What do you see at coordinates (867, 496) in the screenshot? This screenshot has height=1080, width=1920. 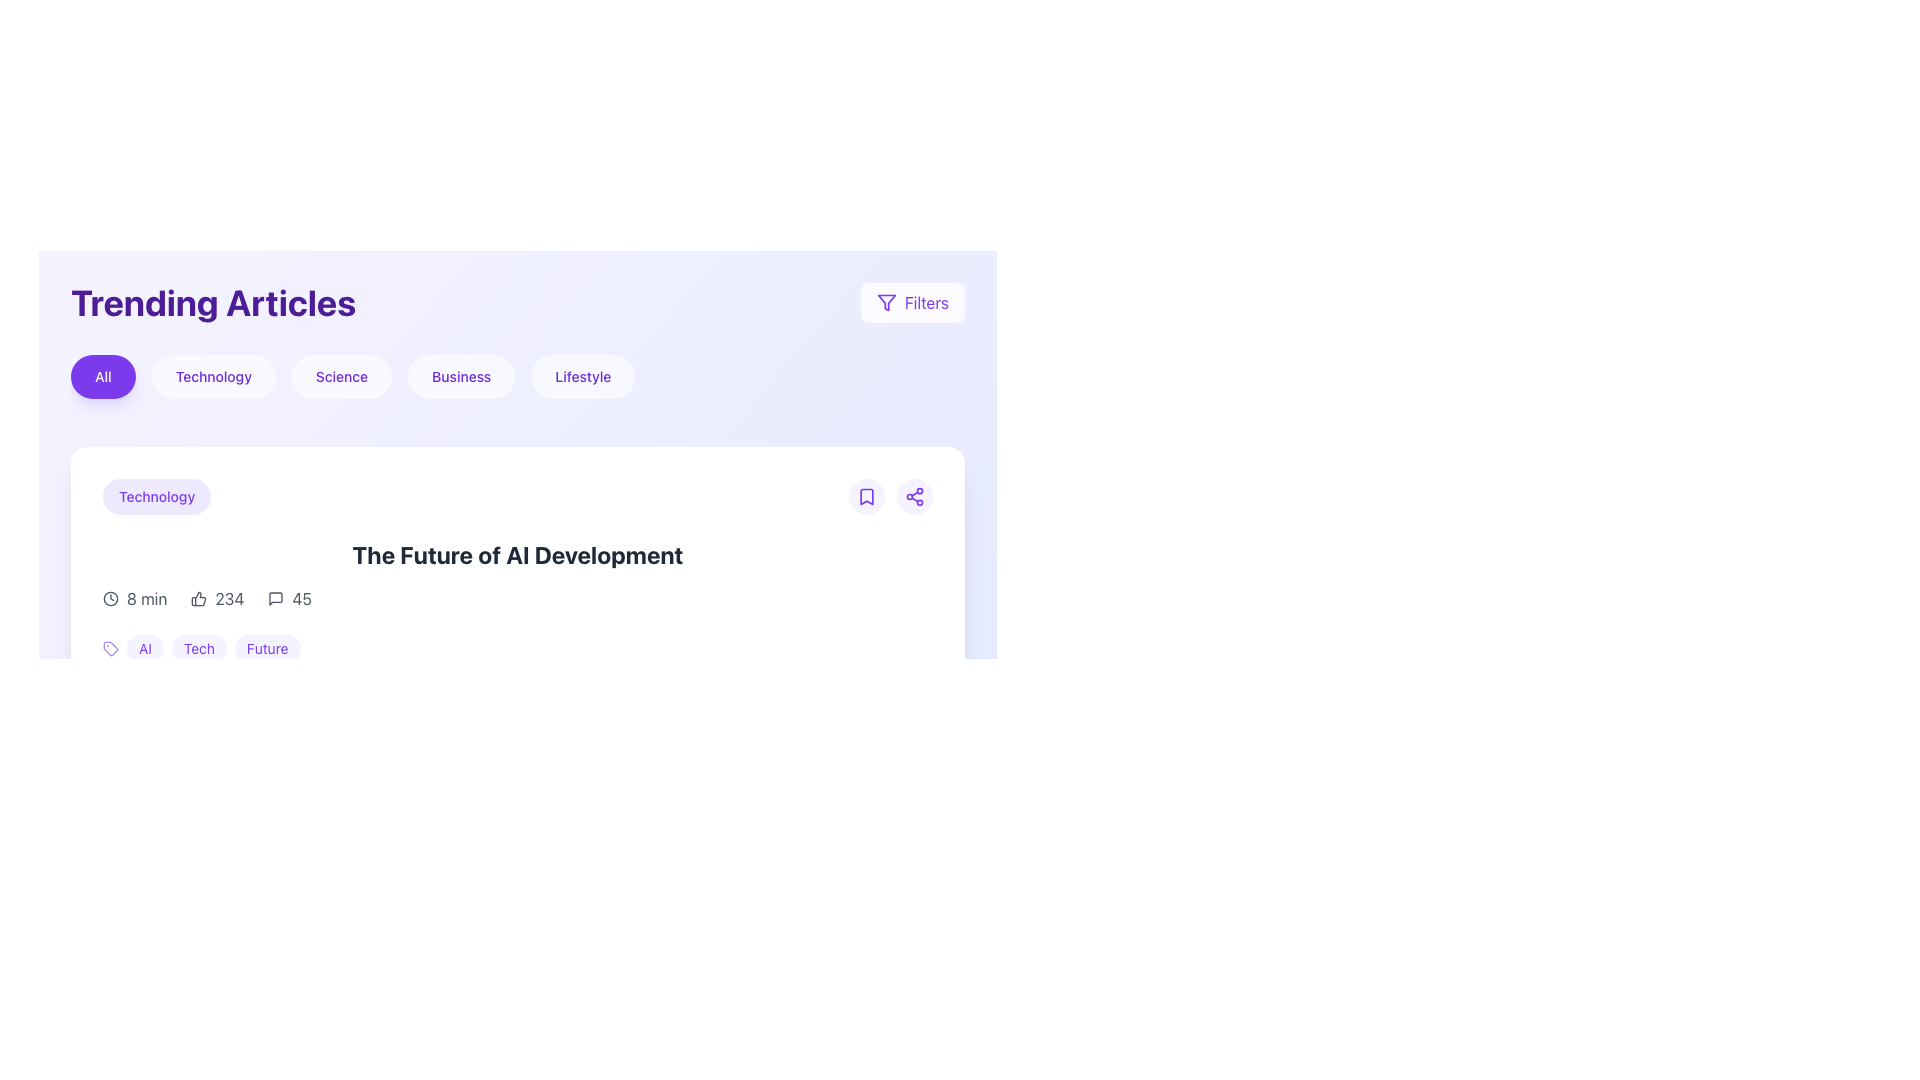 I see `the first button in the row of interactive buttons` at bounding box center [867, 496].